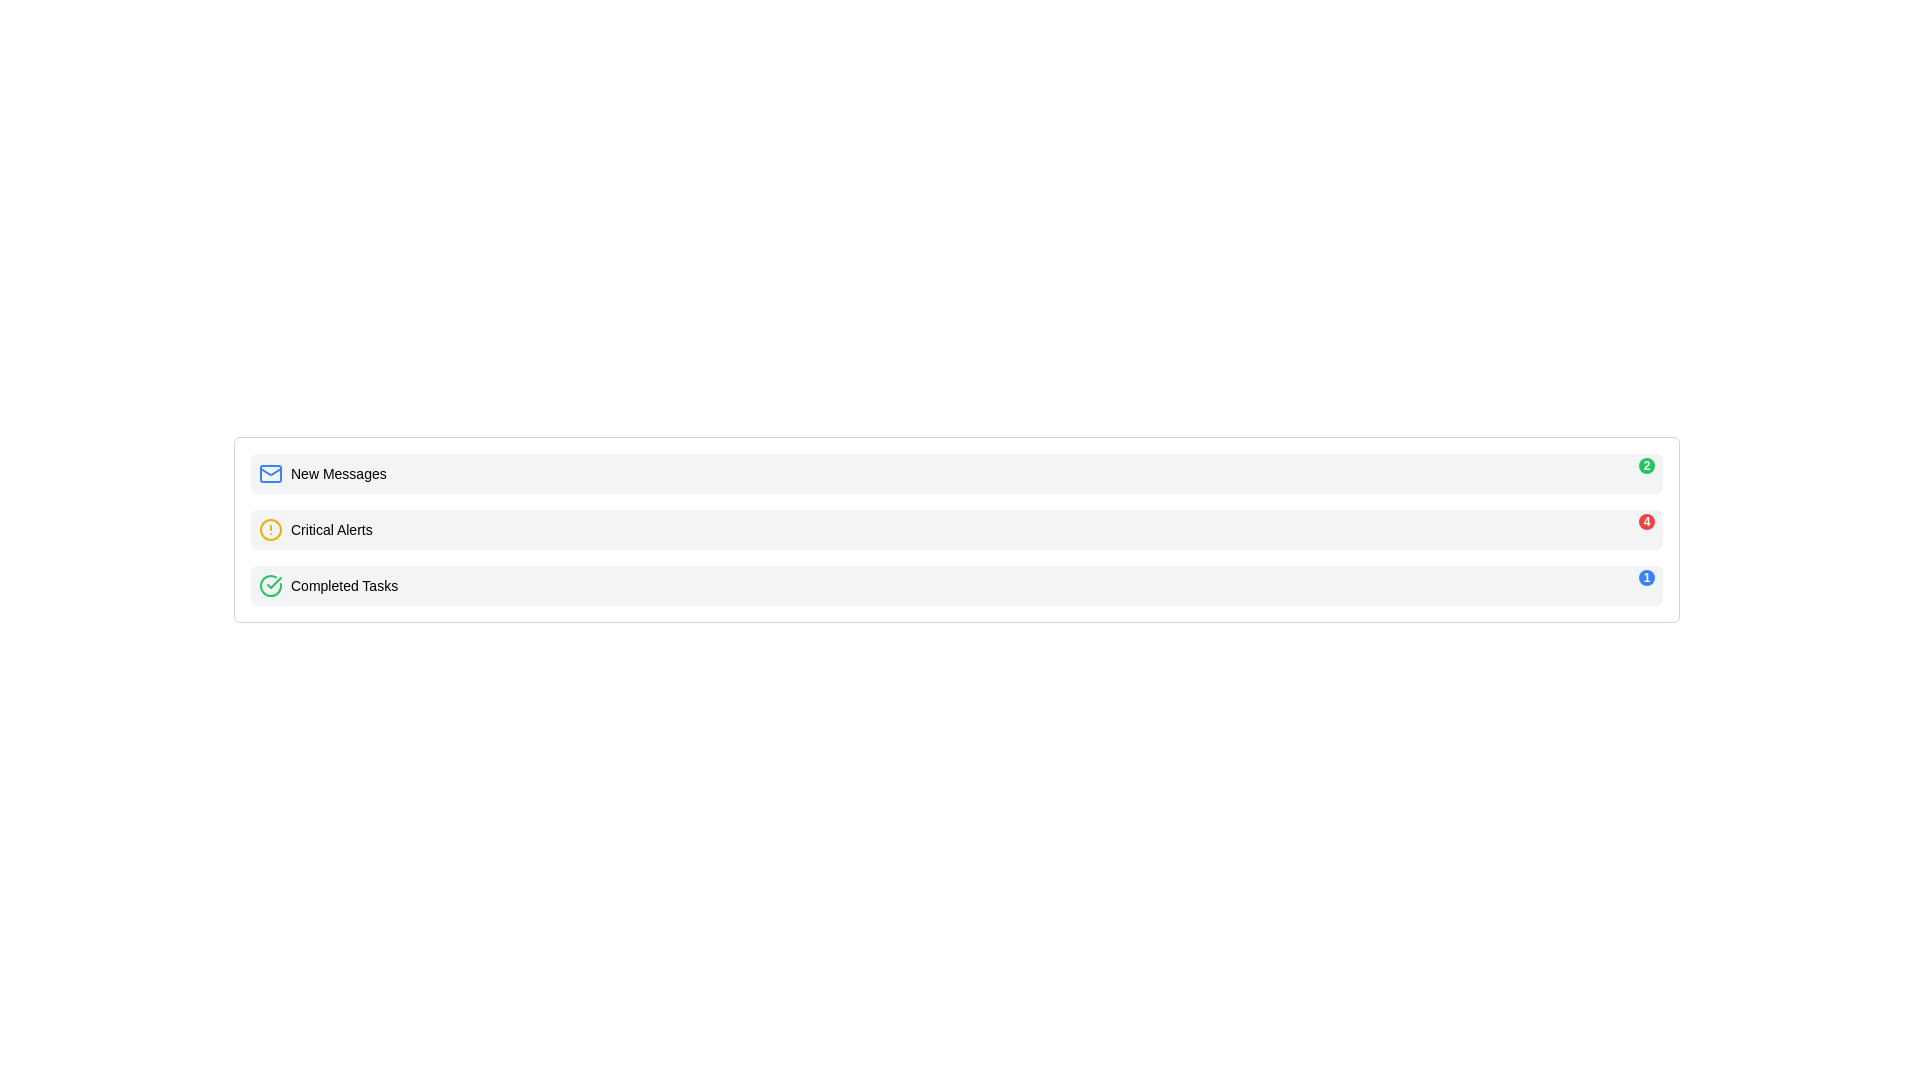 This screenshot has width=1920, height=1080. I want to click on yellow circular alert icon located to the left of the 'Critical Alerts' text, so click(269, 528).